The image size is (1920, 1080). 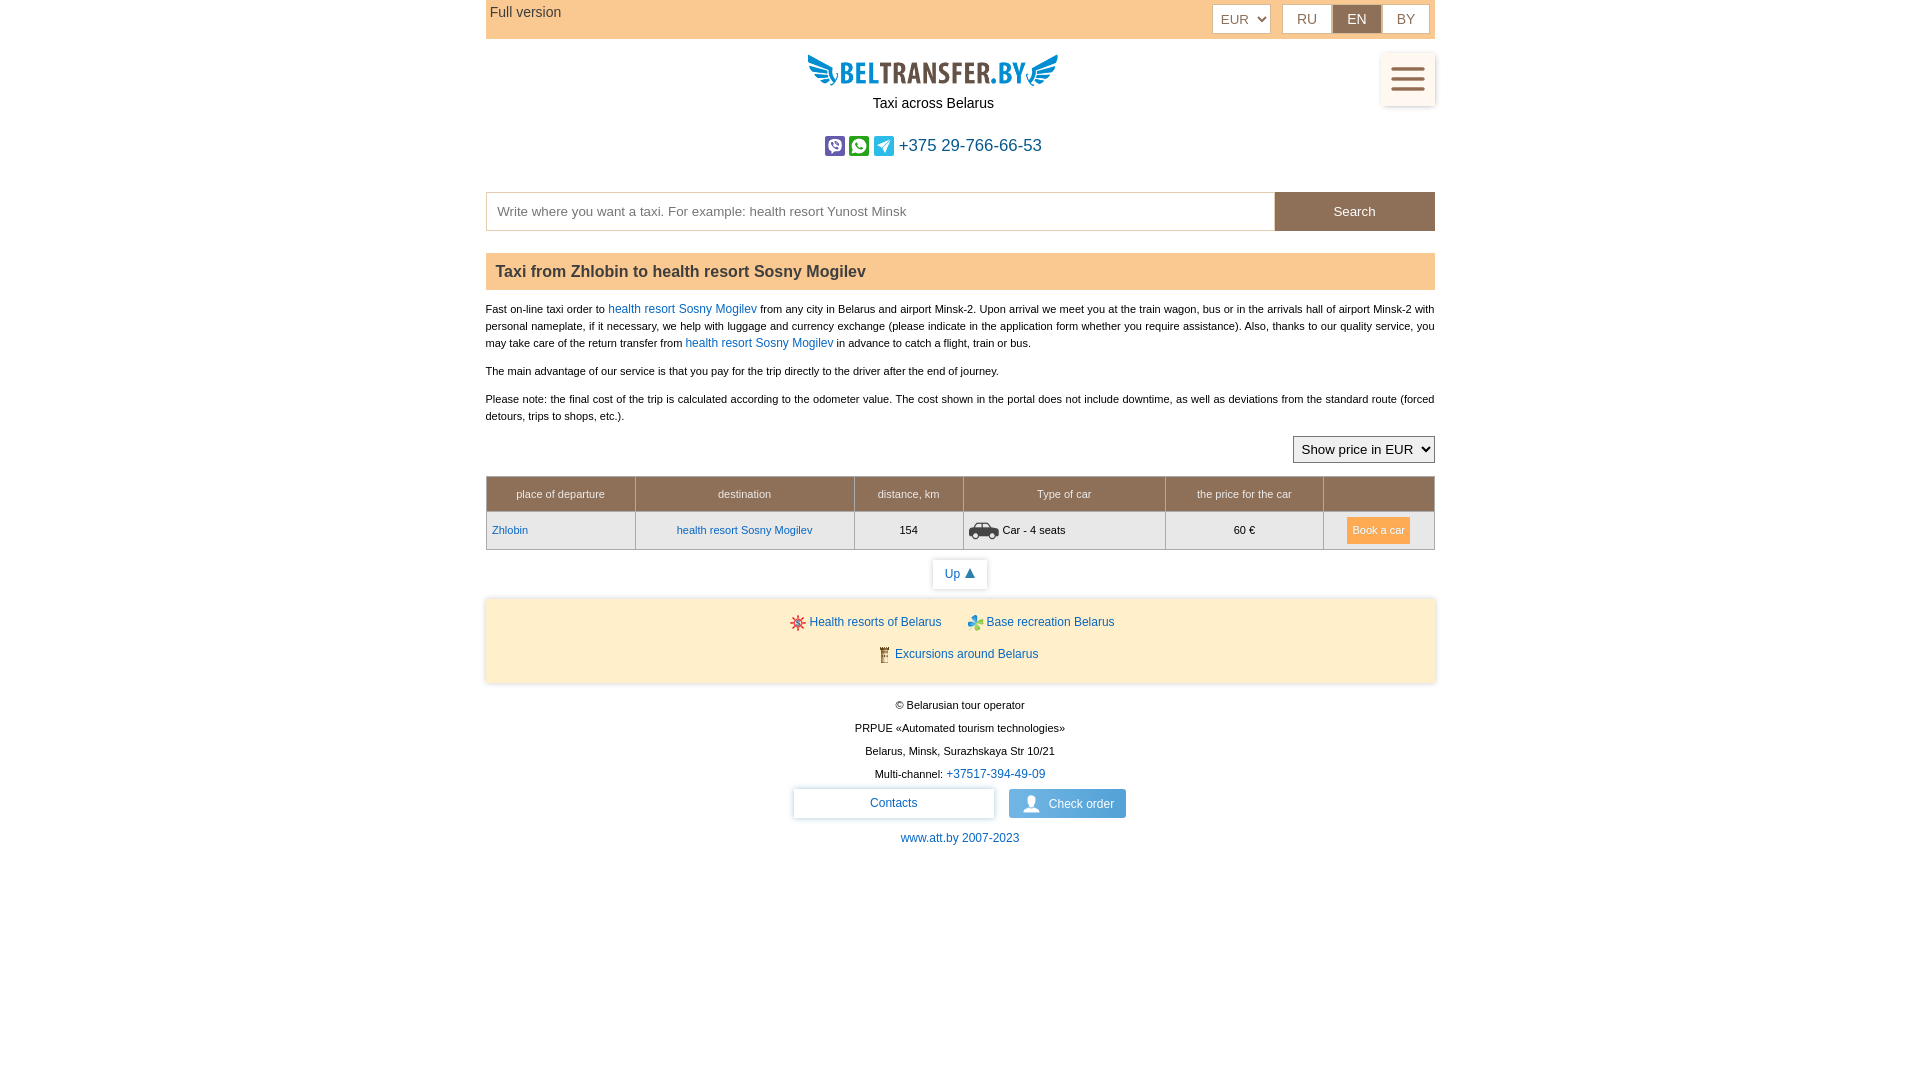 What do you see at coordinates (1353, 211) in the screenshot?
I see `'Search'` at bounding box center [1353, 211].